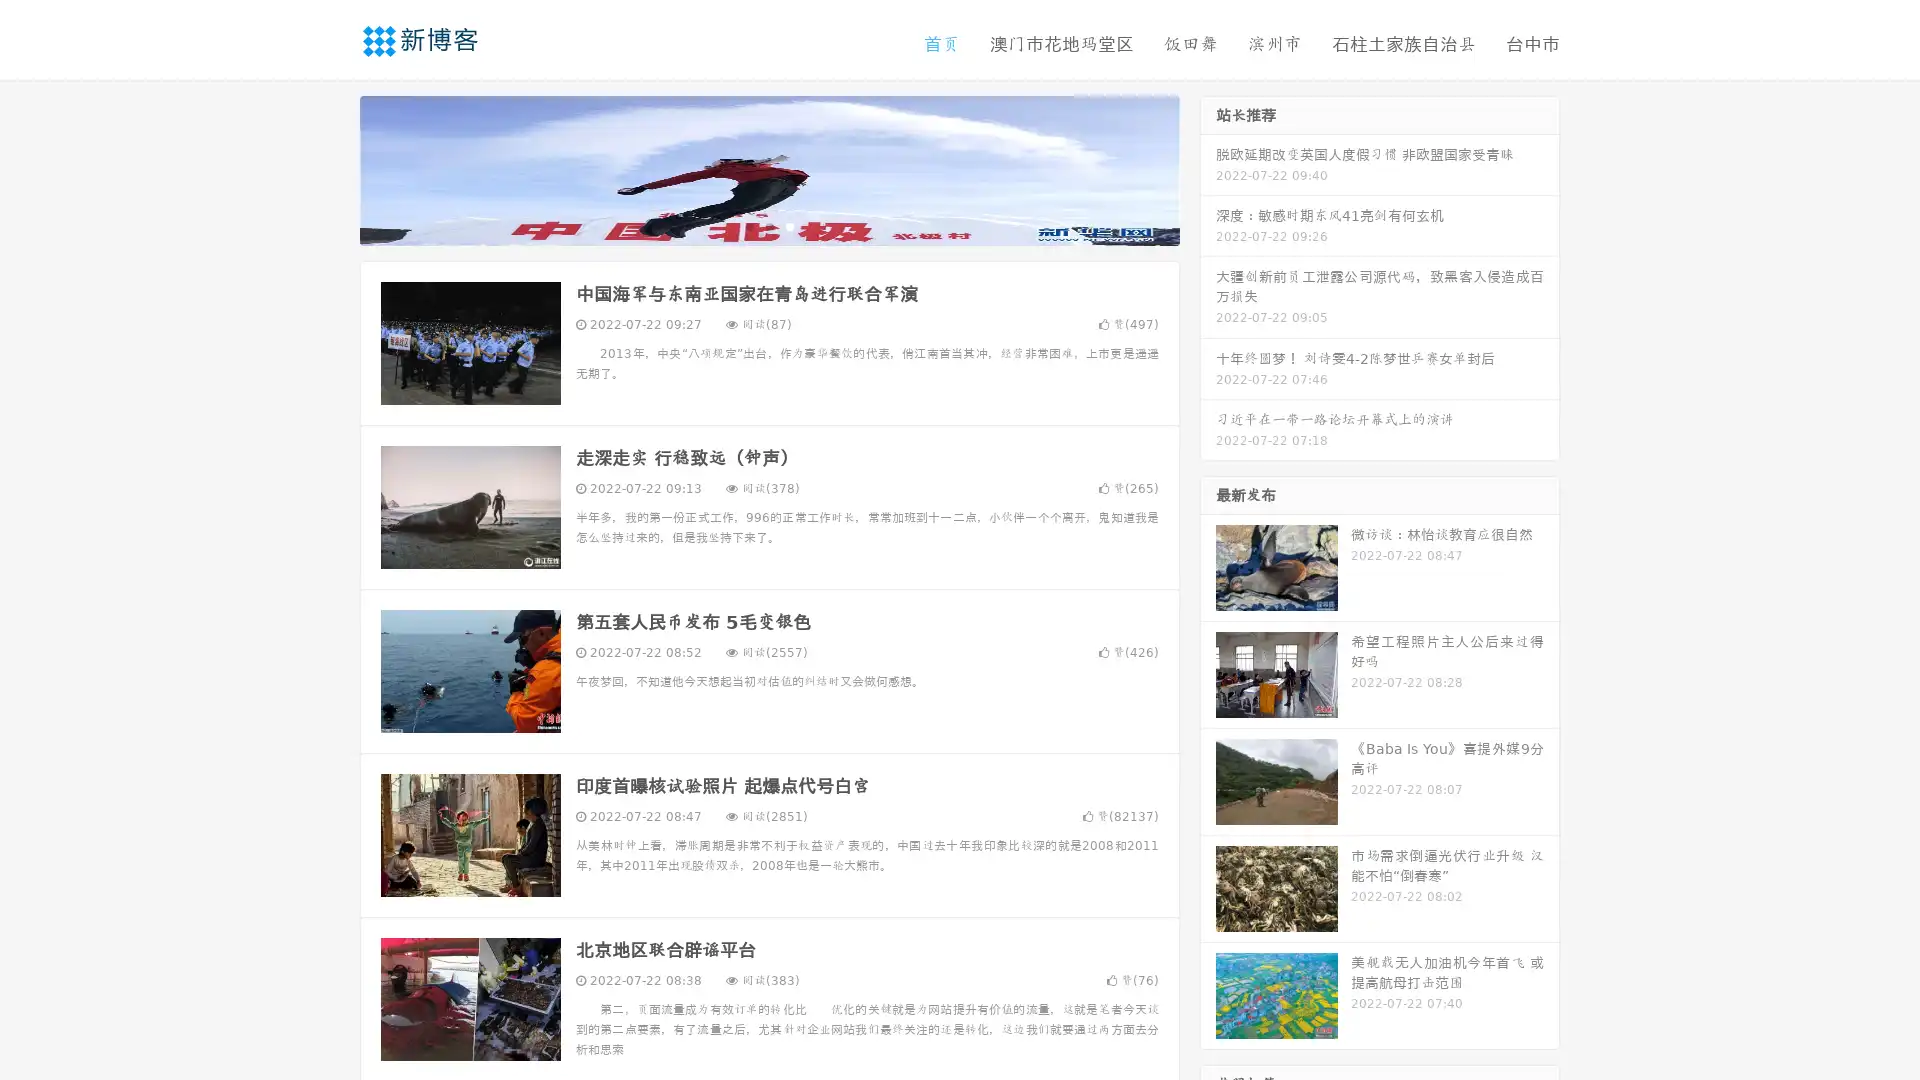 The width and height of the screenshot is (1920, 1080). I want to click on Go to slide 1, so click(748, 225).